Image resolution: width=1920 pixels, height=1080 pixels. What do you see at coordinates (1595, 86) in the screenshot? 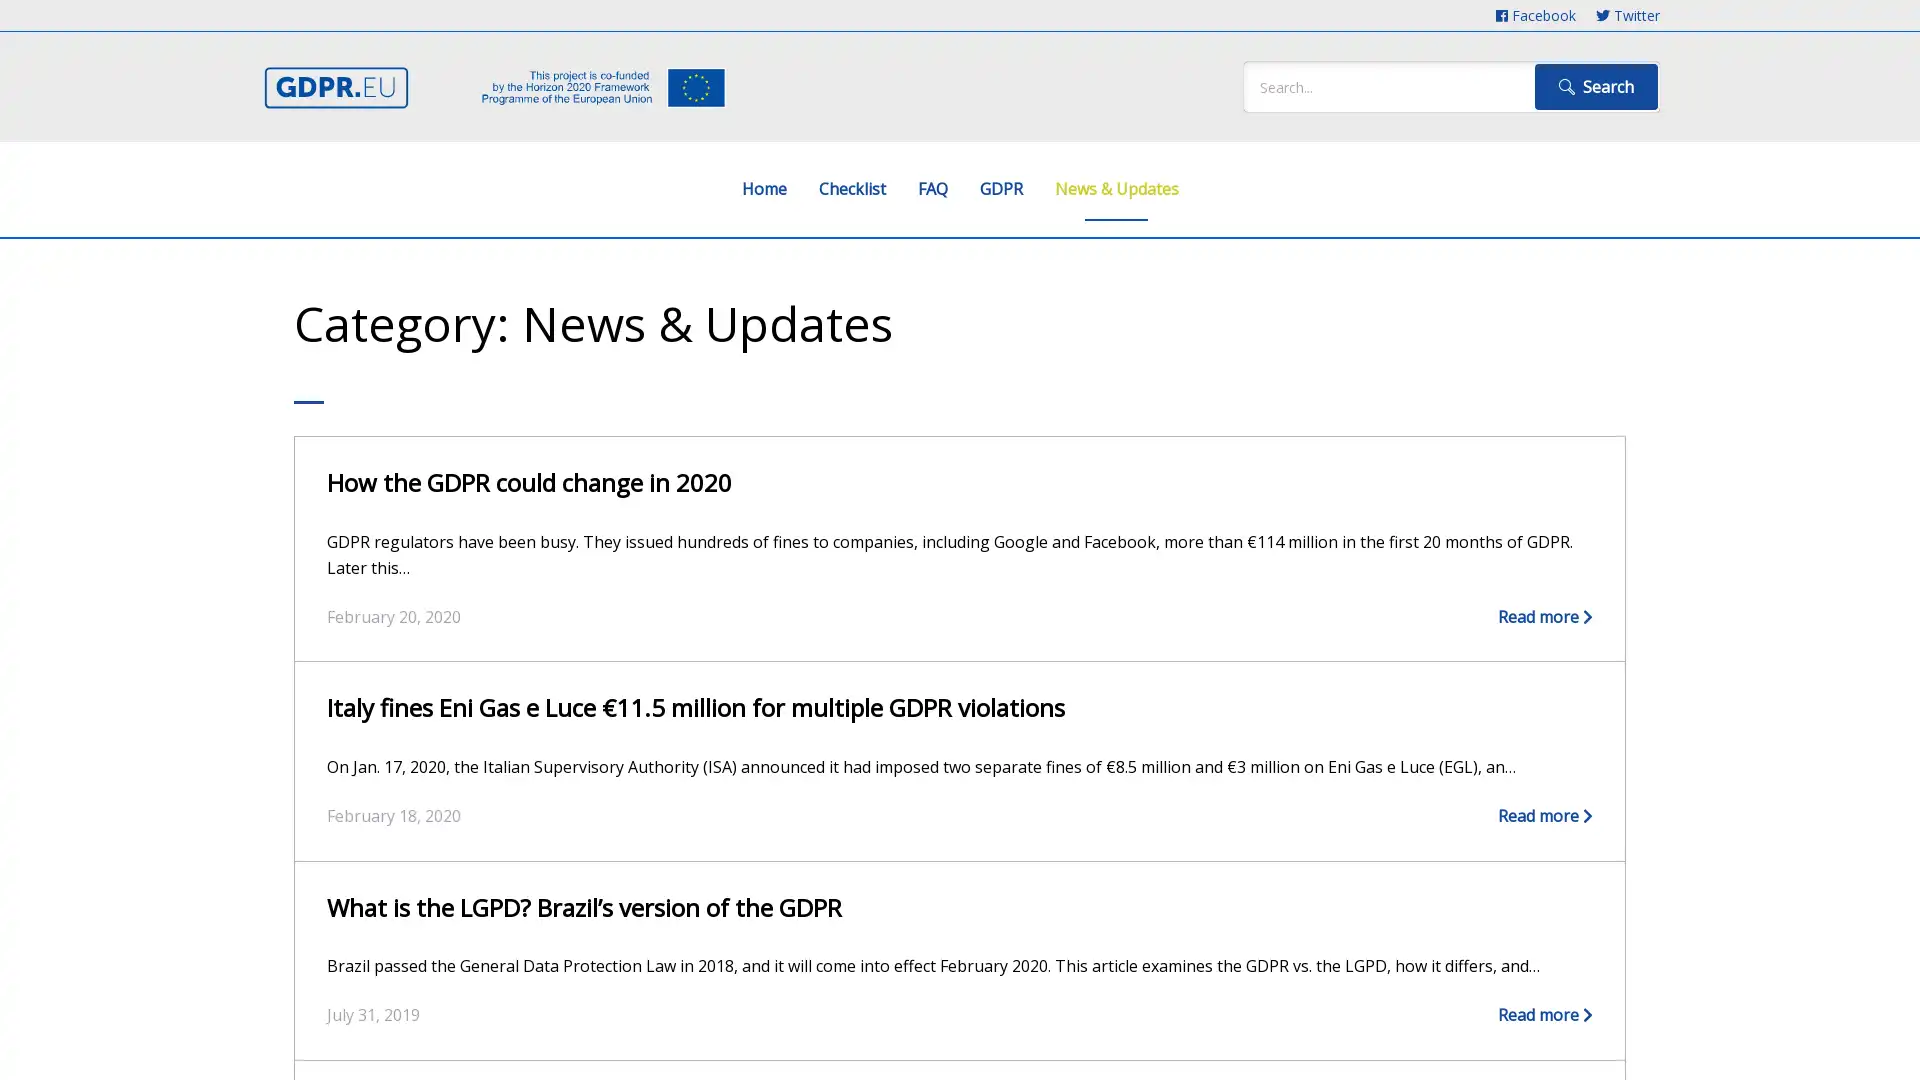
I see `Search` at bounding box center [1595, 86].